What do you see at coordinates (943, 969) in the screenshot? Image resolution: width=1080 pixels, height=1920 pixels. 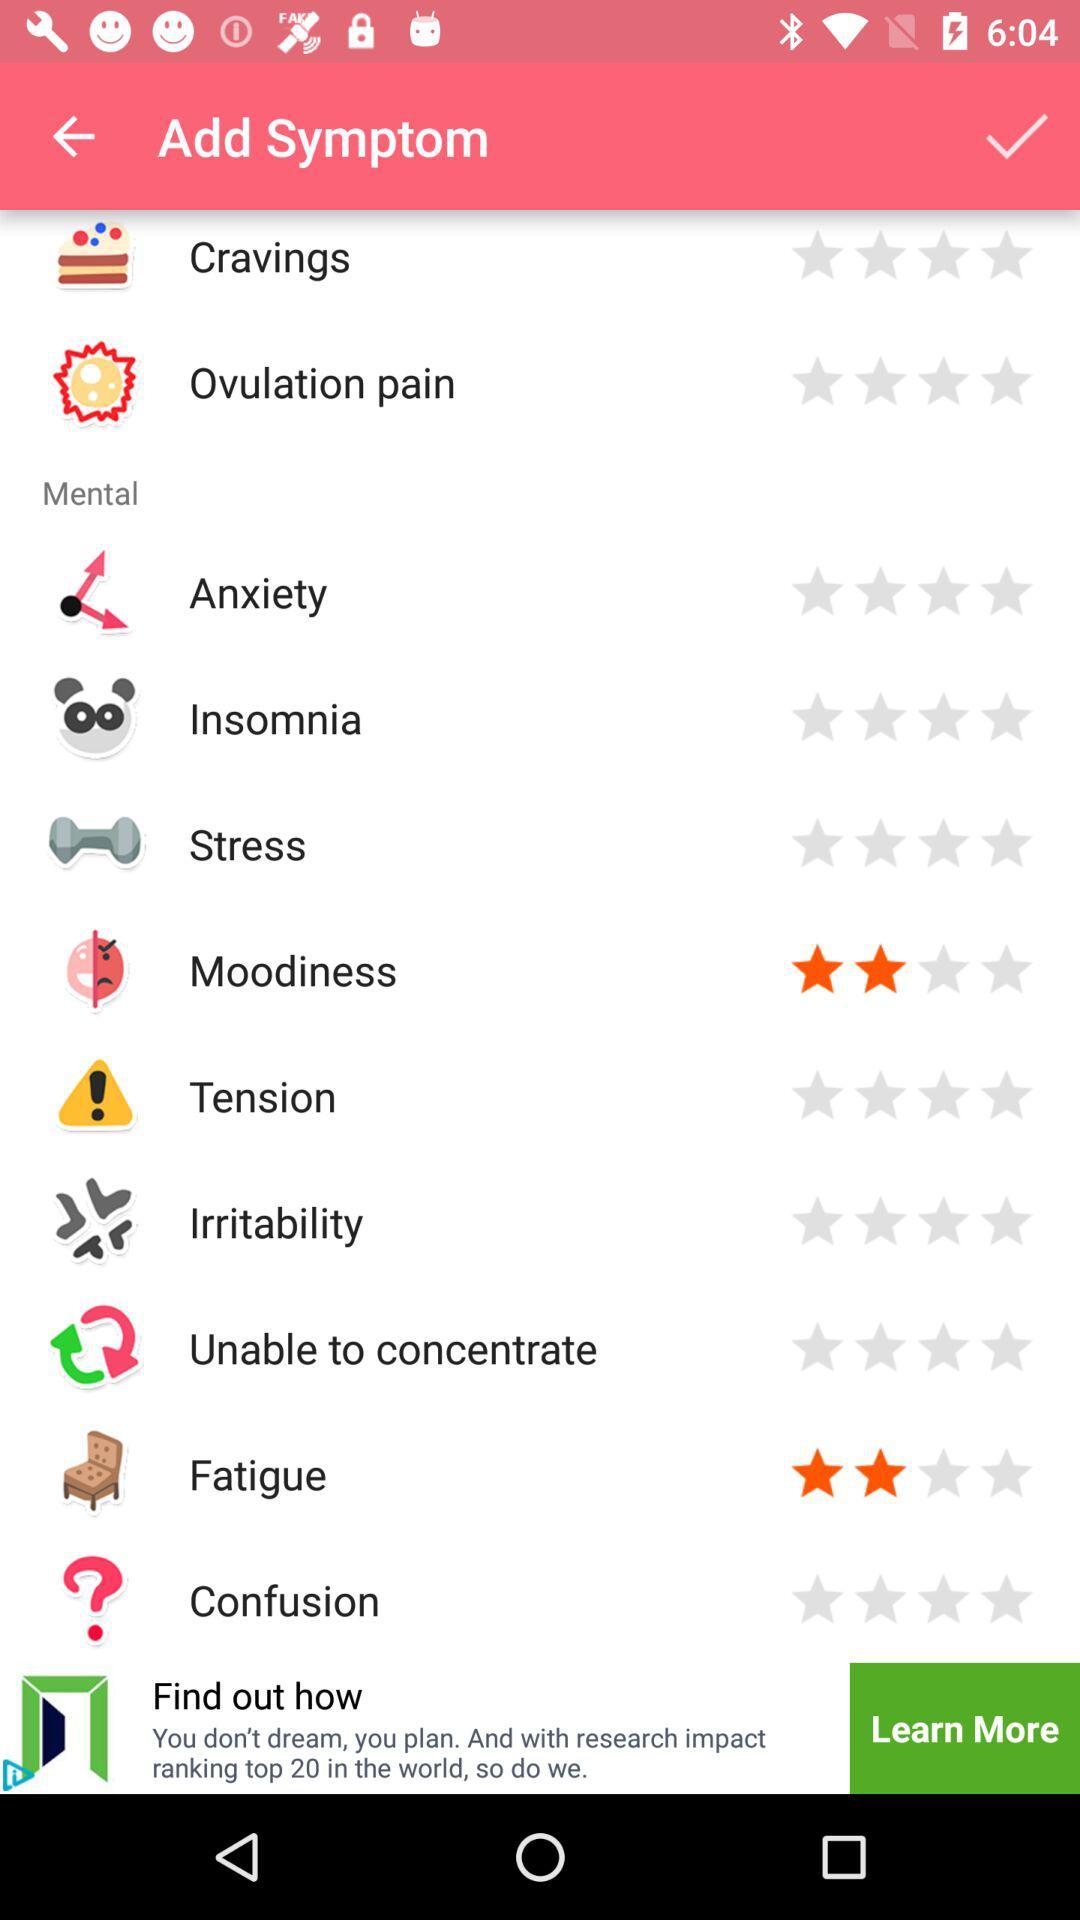 I see `one more positive feedback` at bounding box center [943, 969].